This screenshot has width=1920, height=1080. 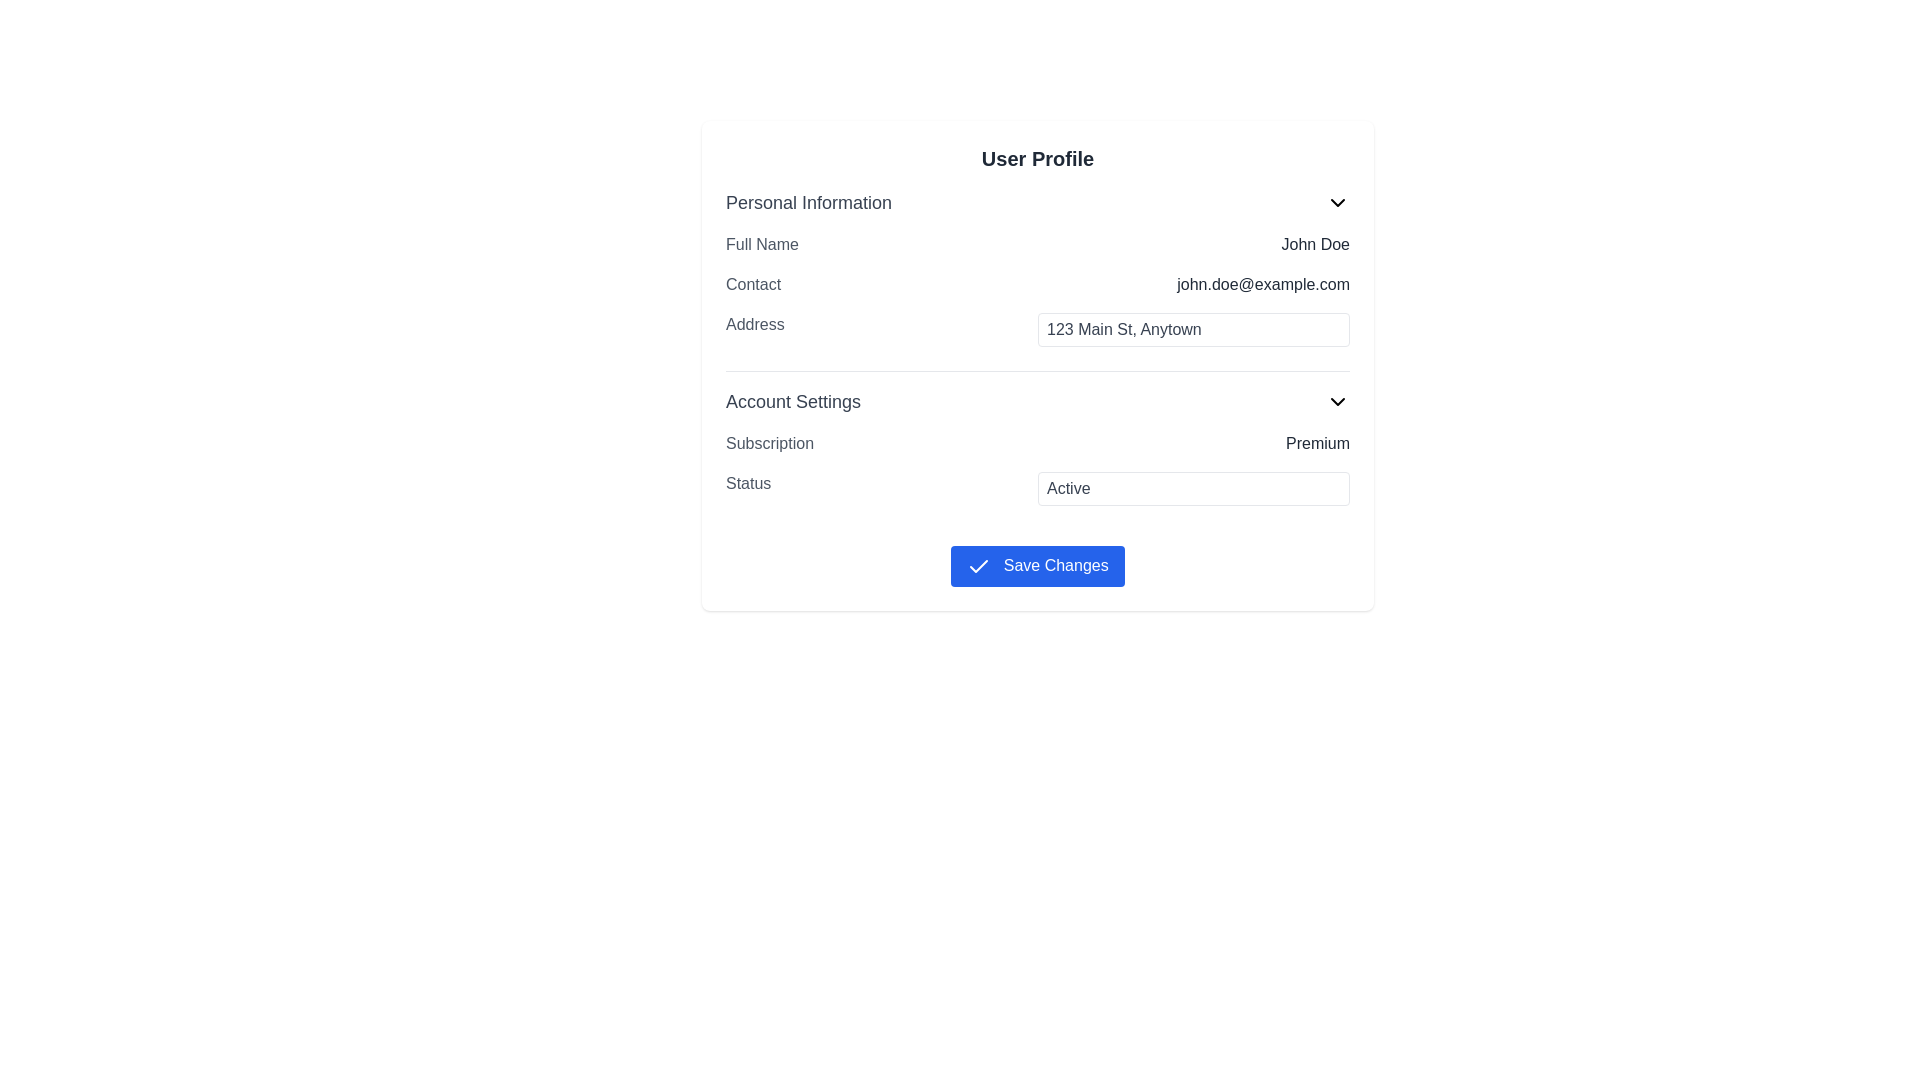 I want to click on the input box of the 'Address' labeled text input field in the 'Personal Information' section, so click(x=1037, y=329).